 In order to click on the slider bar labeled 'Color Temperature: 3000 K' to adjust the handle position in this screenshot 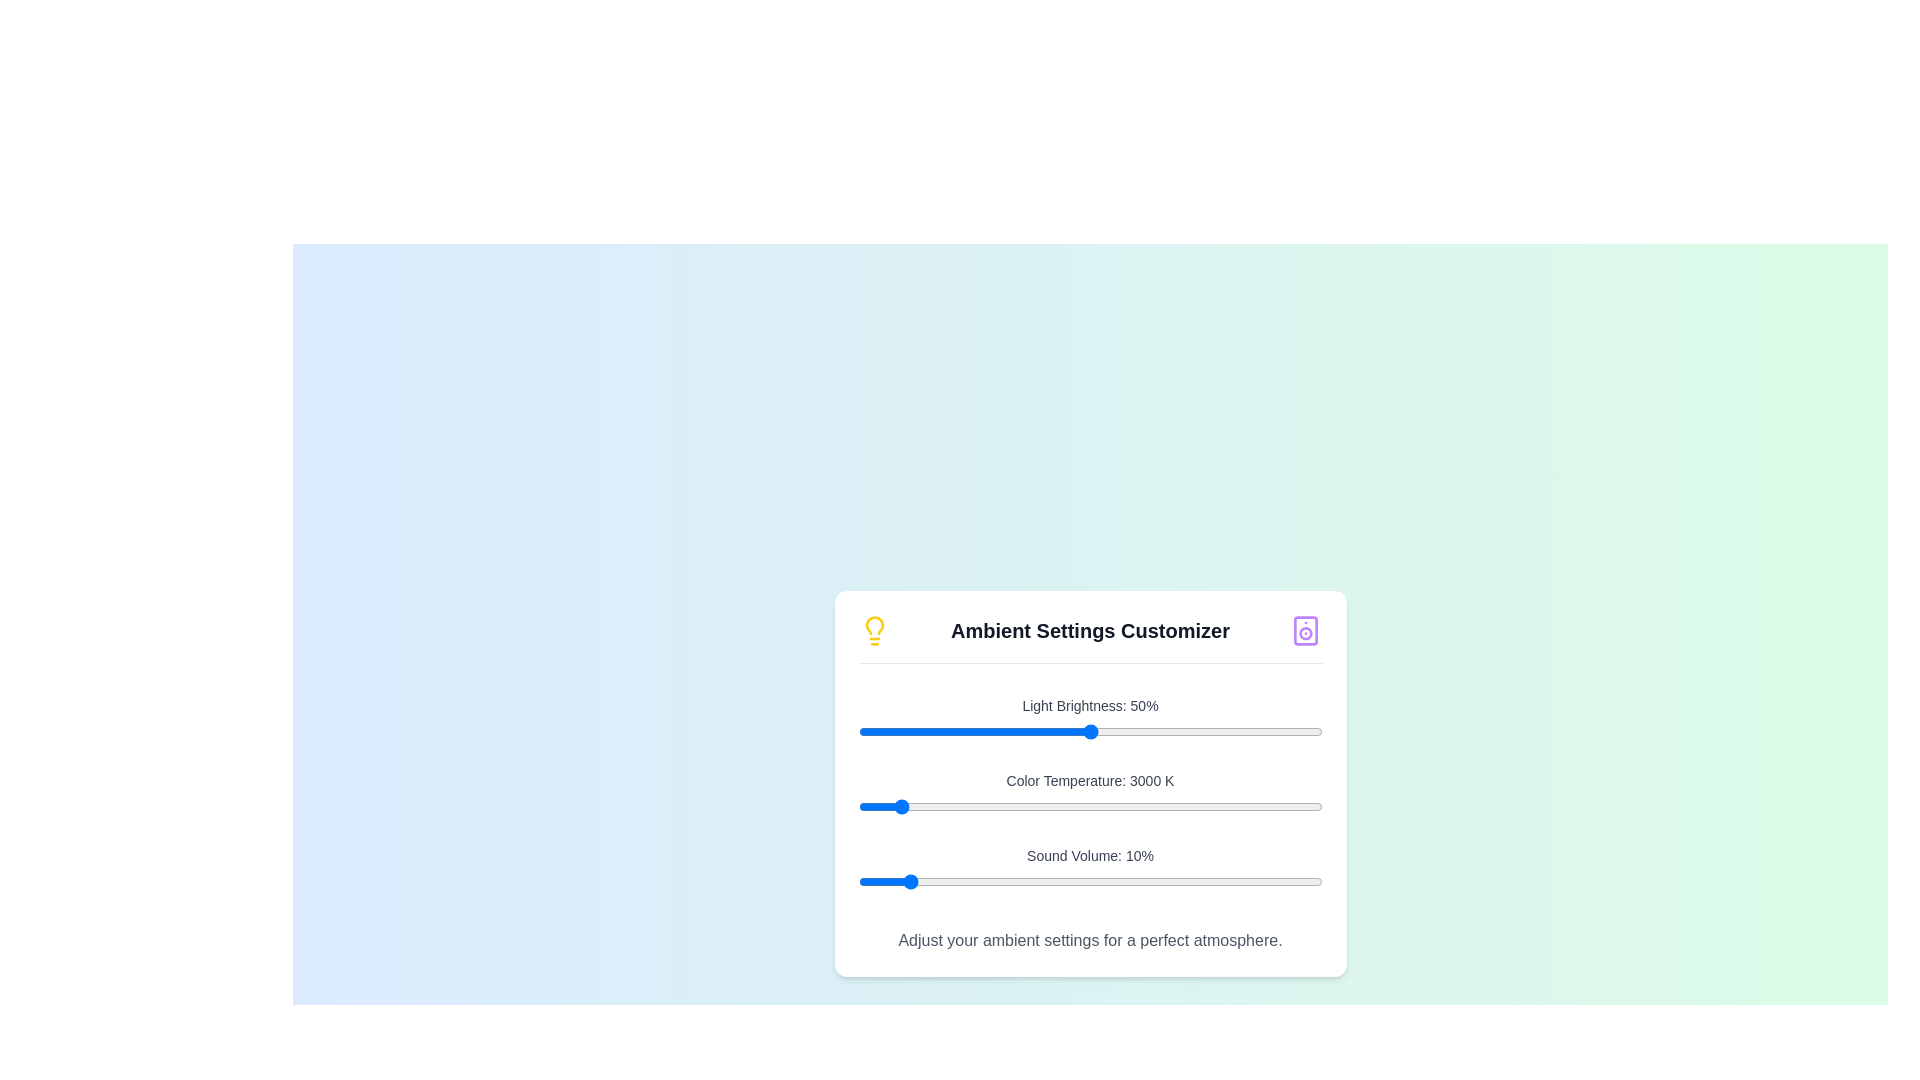, I will do `click(1089, 795)`.